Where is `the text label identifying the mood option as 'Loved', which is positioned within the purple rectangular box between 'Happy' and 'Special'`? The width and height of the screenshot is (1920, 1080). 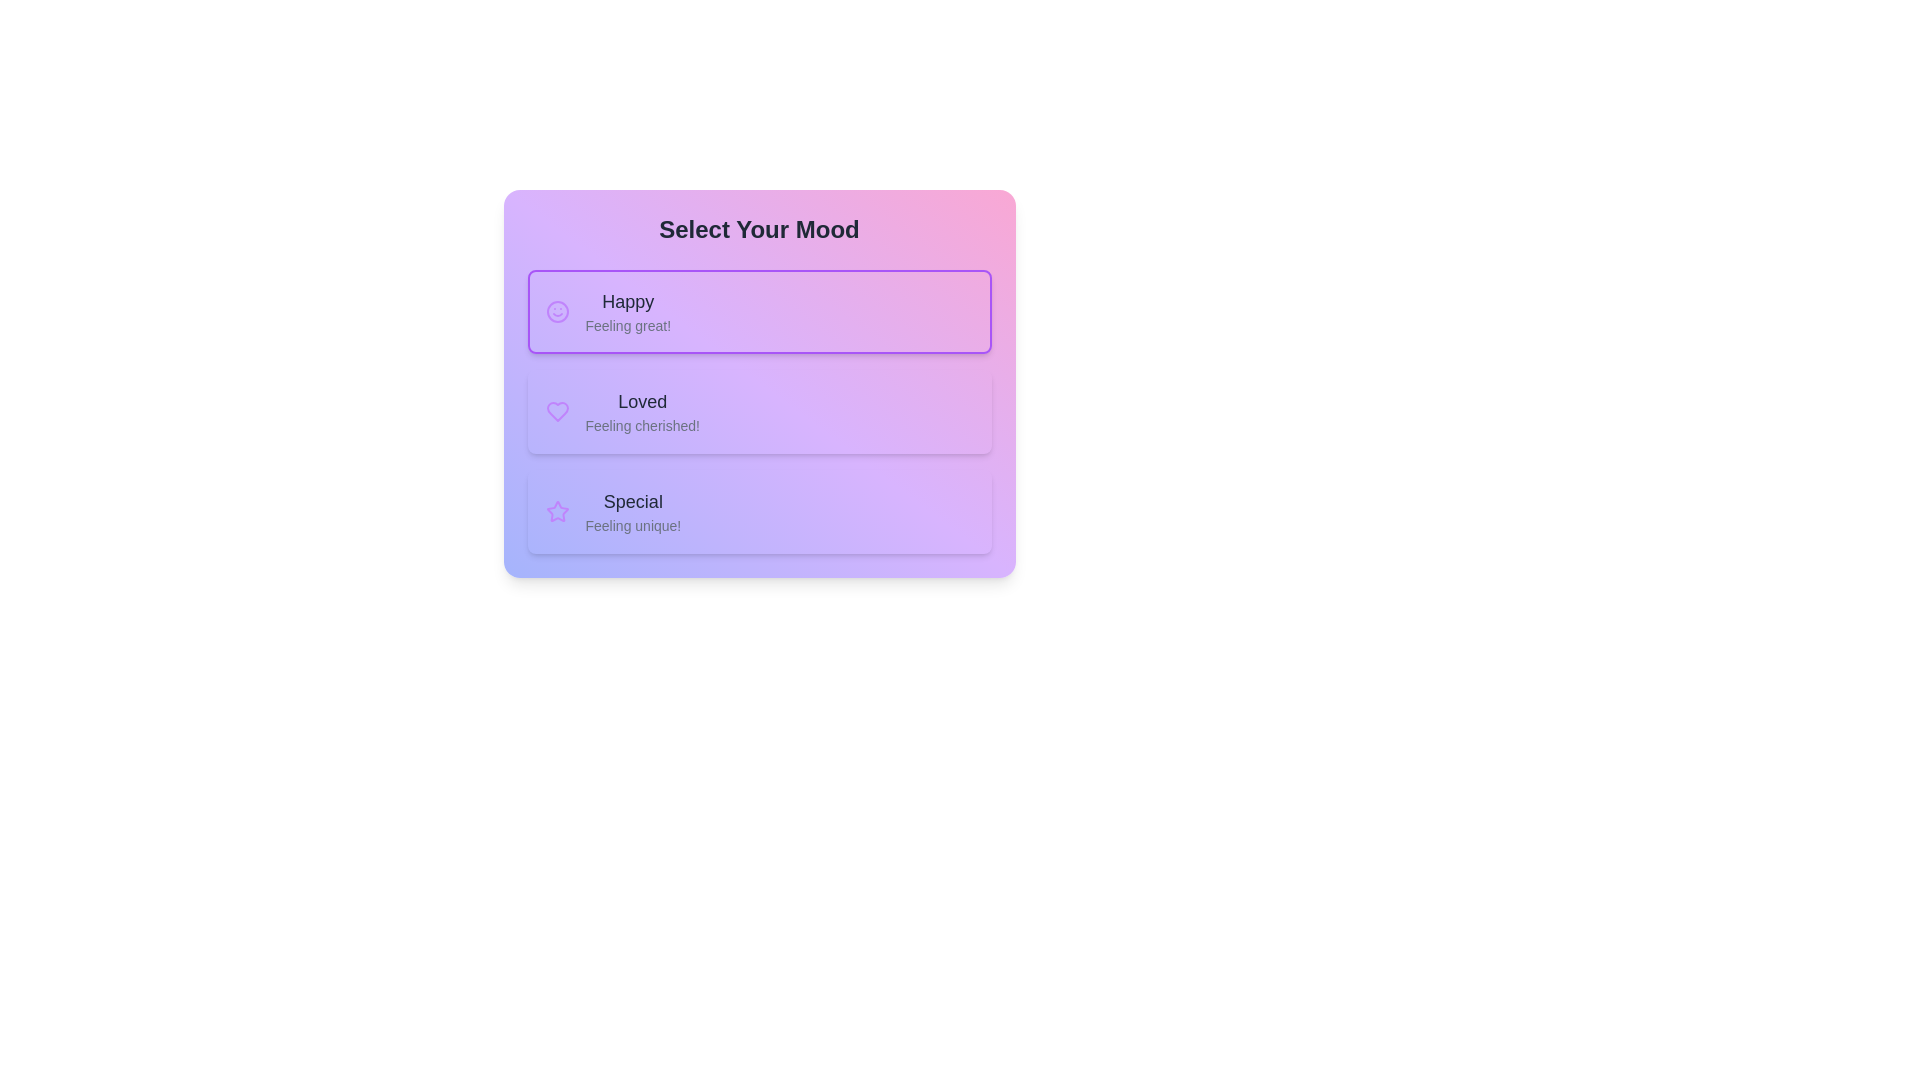 the text label identifying the mood option as 'Loved', which is positioned within the purple rectangular box between 'Happy' and 'Special' is located at coordinates (642, 401).